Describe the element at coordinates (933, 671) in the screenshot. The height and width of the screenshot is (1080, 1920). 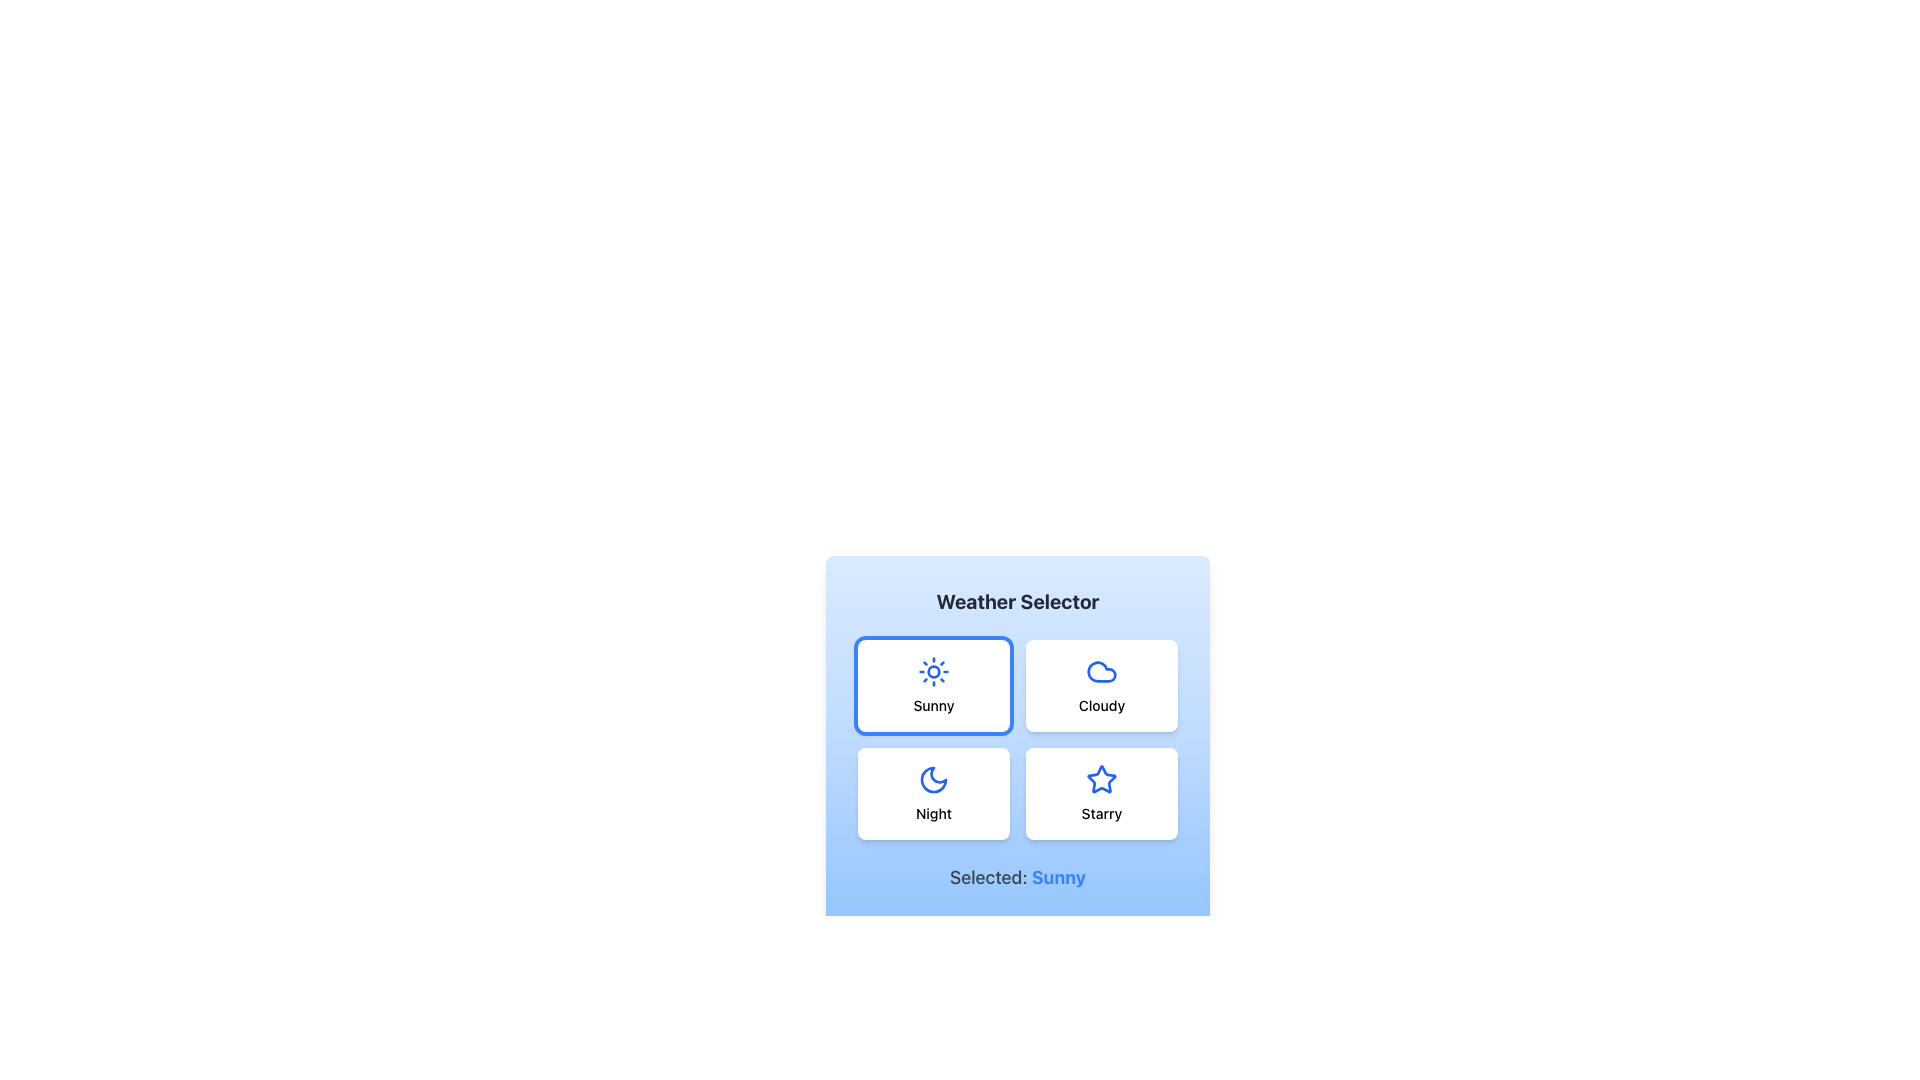
I see `the sunny weather icon in the Weather Selector interface` at that location.